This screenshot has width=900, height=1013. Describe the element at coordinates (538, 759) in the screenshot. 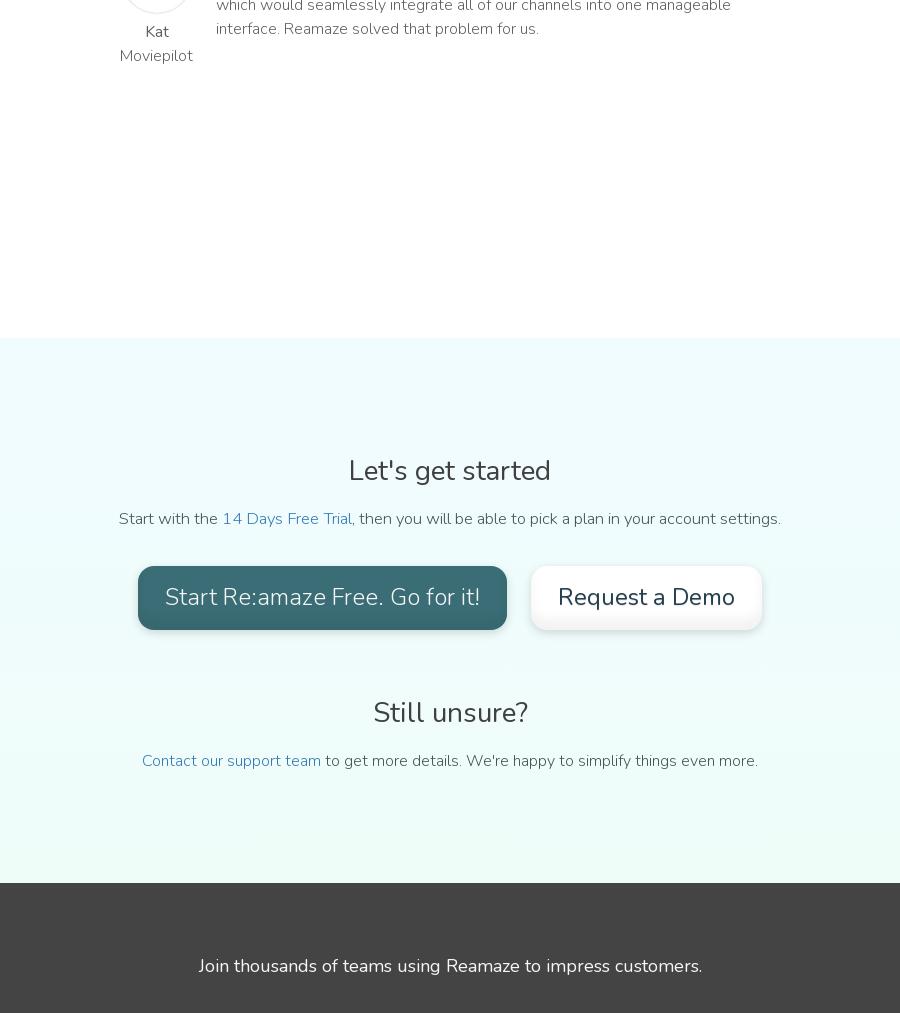

I see `'to get more details. We're happy to simplify things even more.'` at that location.